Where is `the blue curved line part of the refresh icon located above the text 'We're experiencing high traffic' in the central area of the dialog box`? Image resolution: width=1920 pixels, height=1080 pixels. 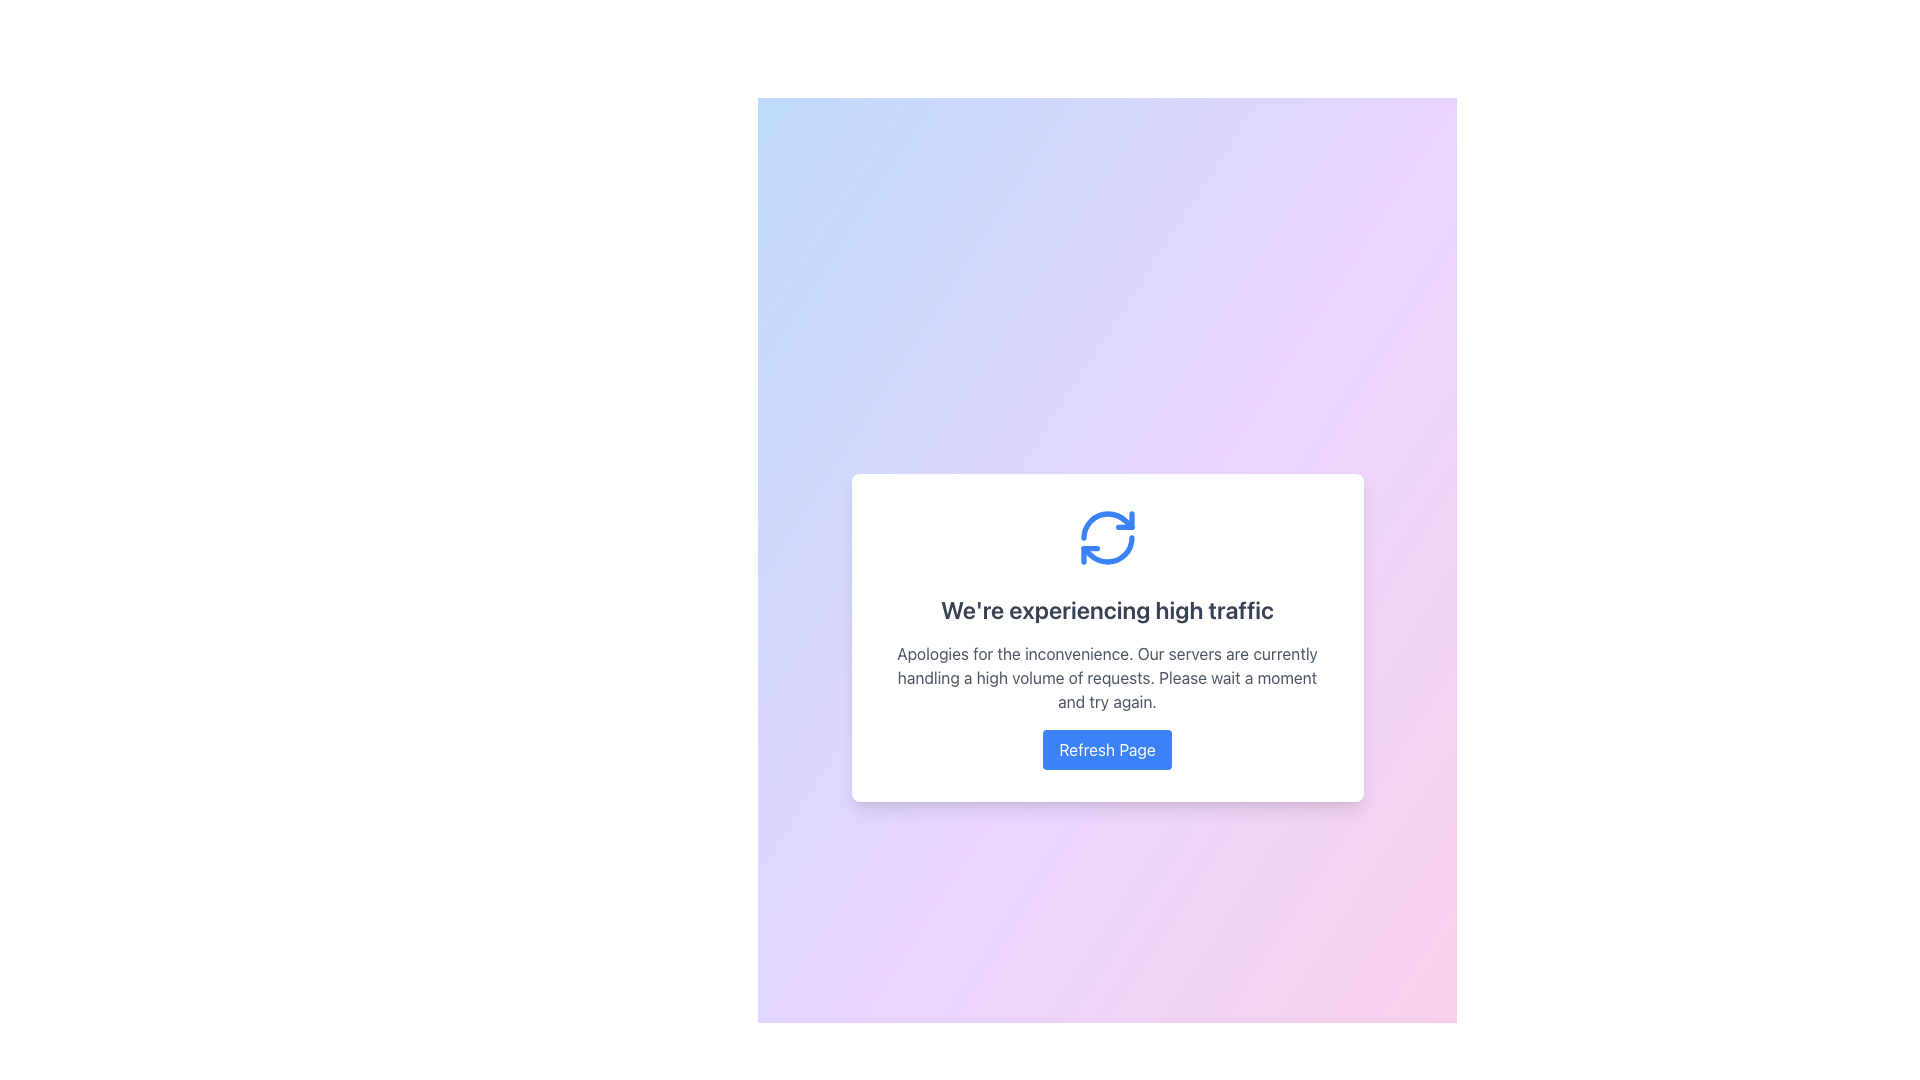 the blue curved line part of the refresh icon located above the text 'We're experiencing high traffic' in the central area of the dialog box is located at coordinates (1106, 550).